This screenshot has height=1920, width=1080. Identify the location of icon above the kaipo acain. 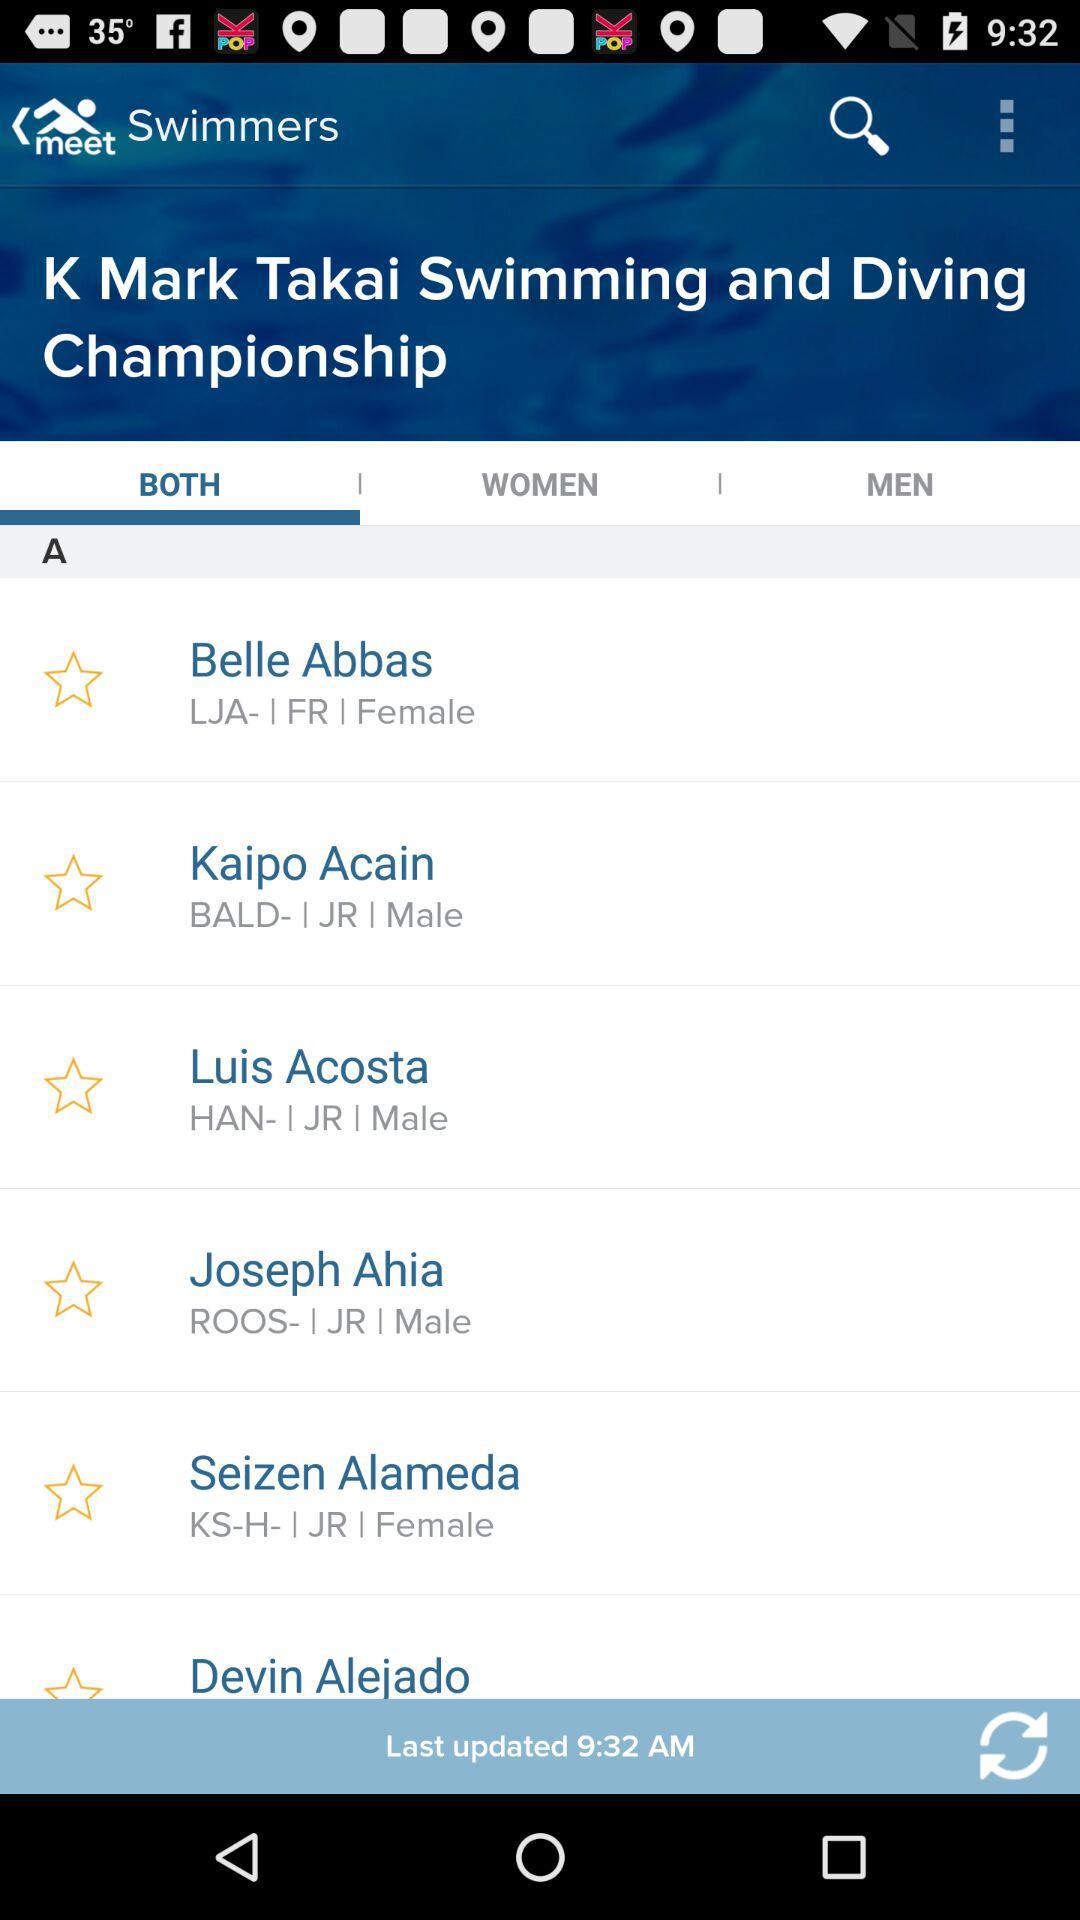
(623, 712).